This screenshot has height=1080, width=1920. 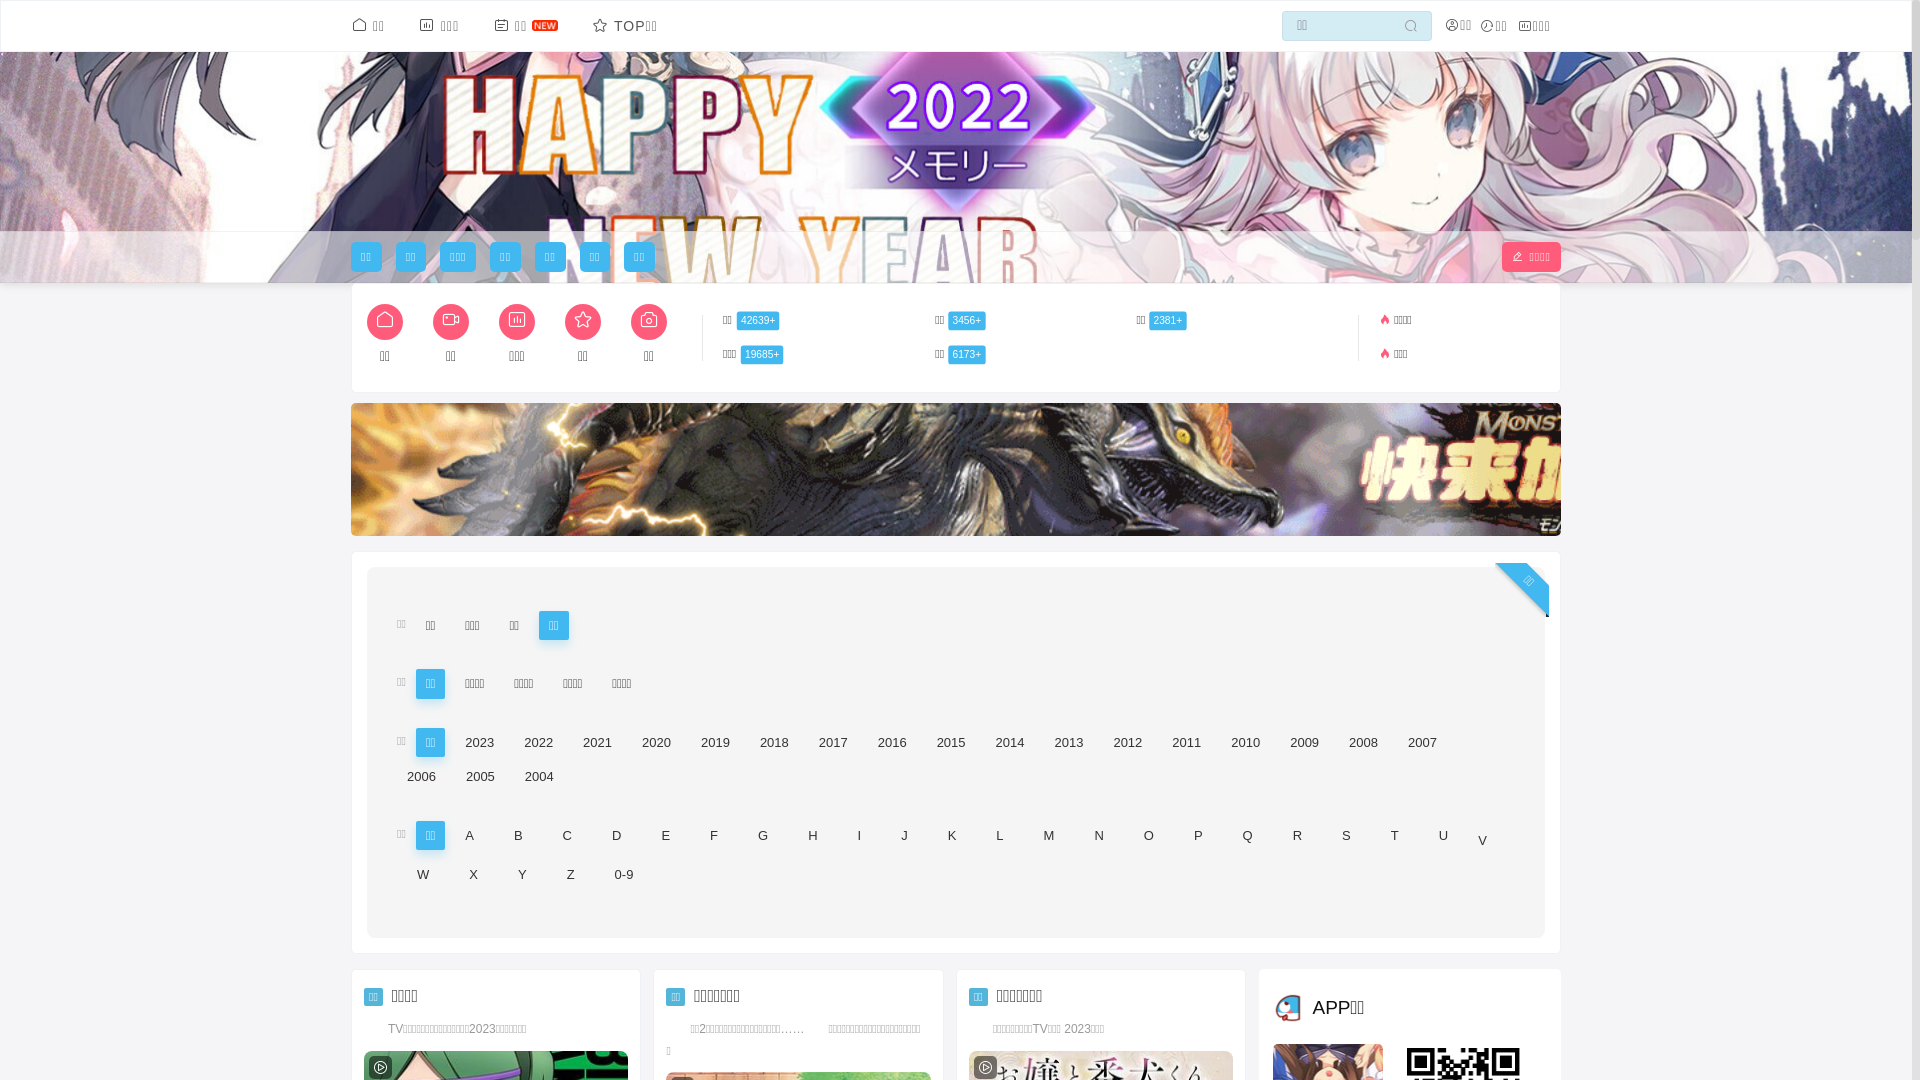 What do you see at coordinates (747, 835) in the screenshot?
I see `'G'` at bounding box center [747, 835].